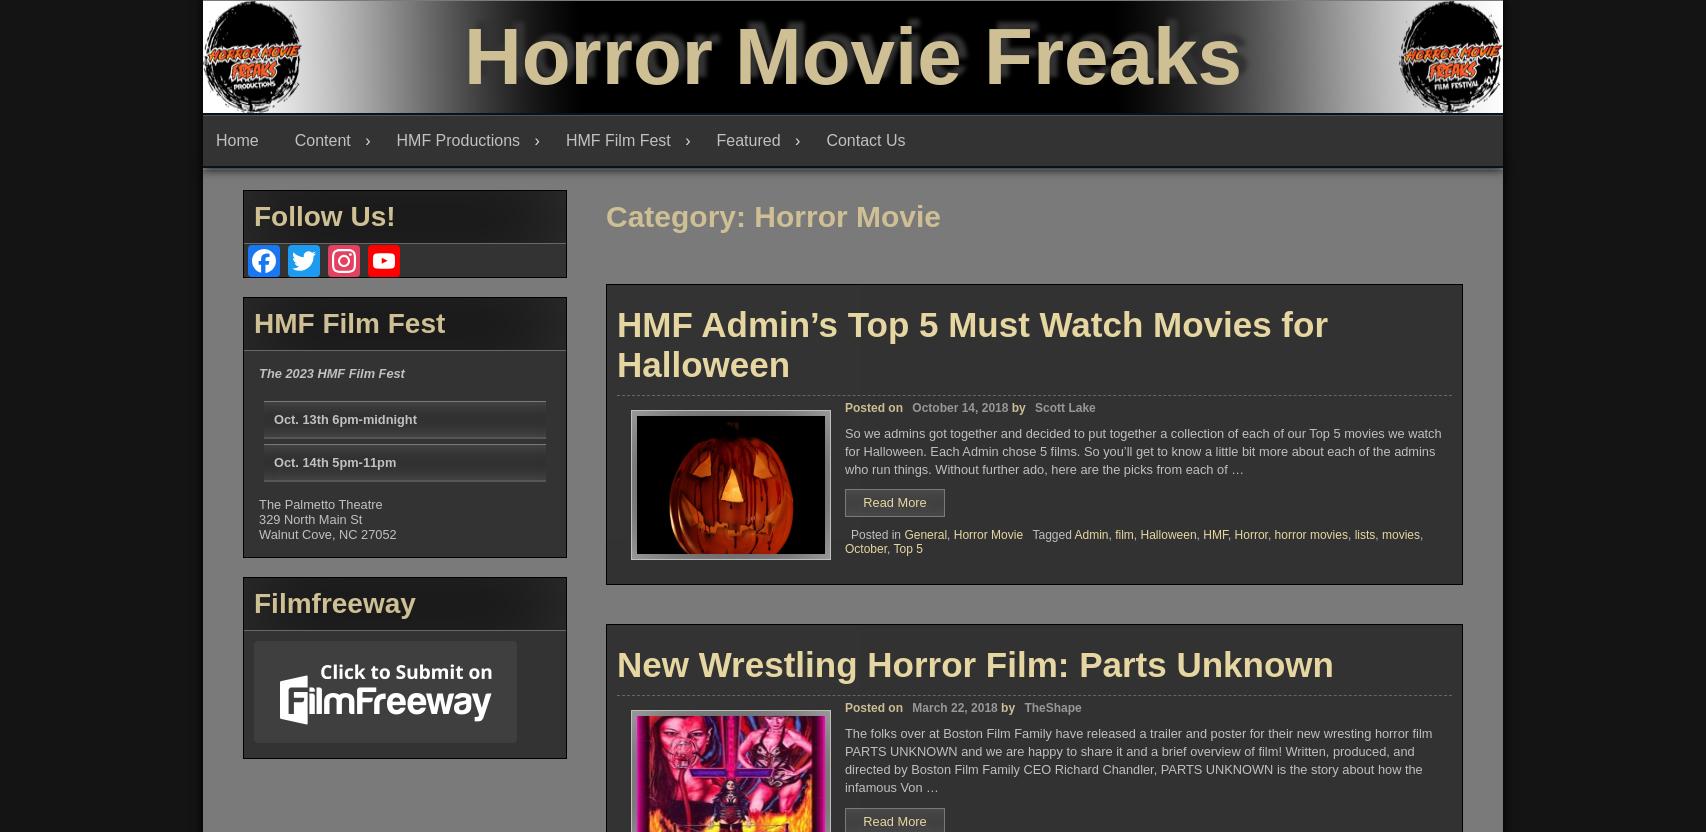 The width and height of the screenshot is (1706, 832). I want to click on 'YouTube Channel', so click(411, 452).